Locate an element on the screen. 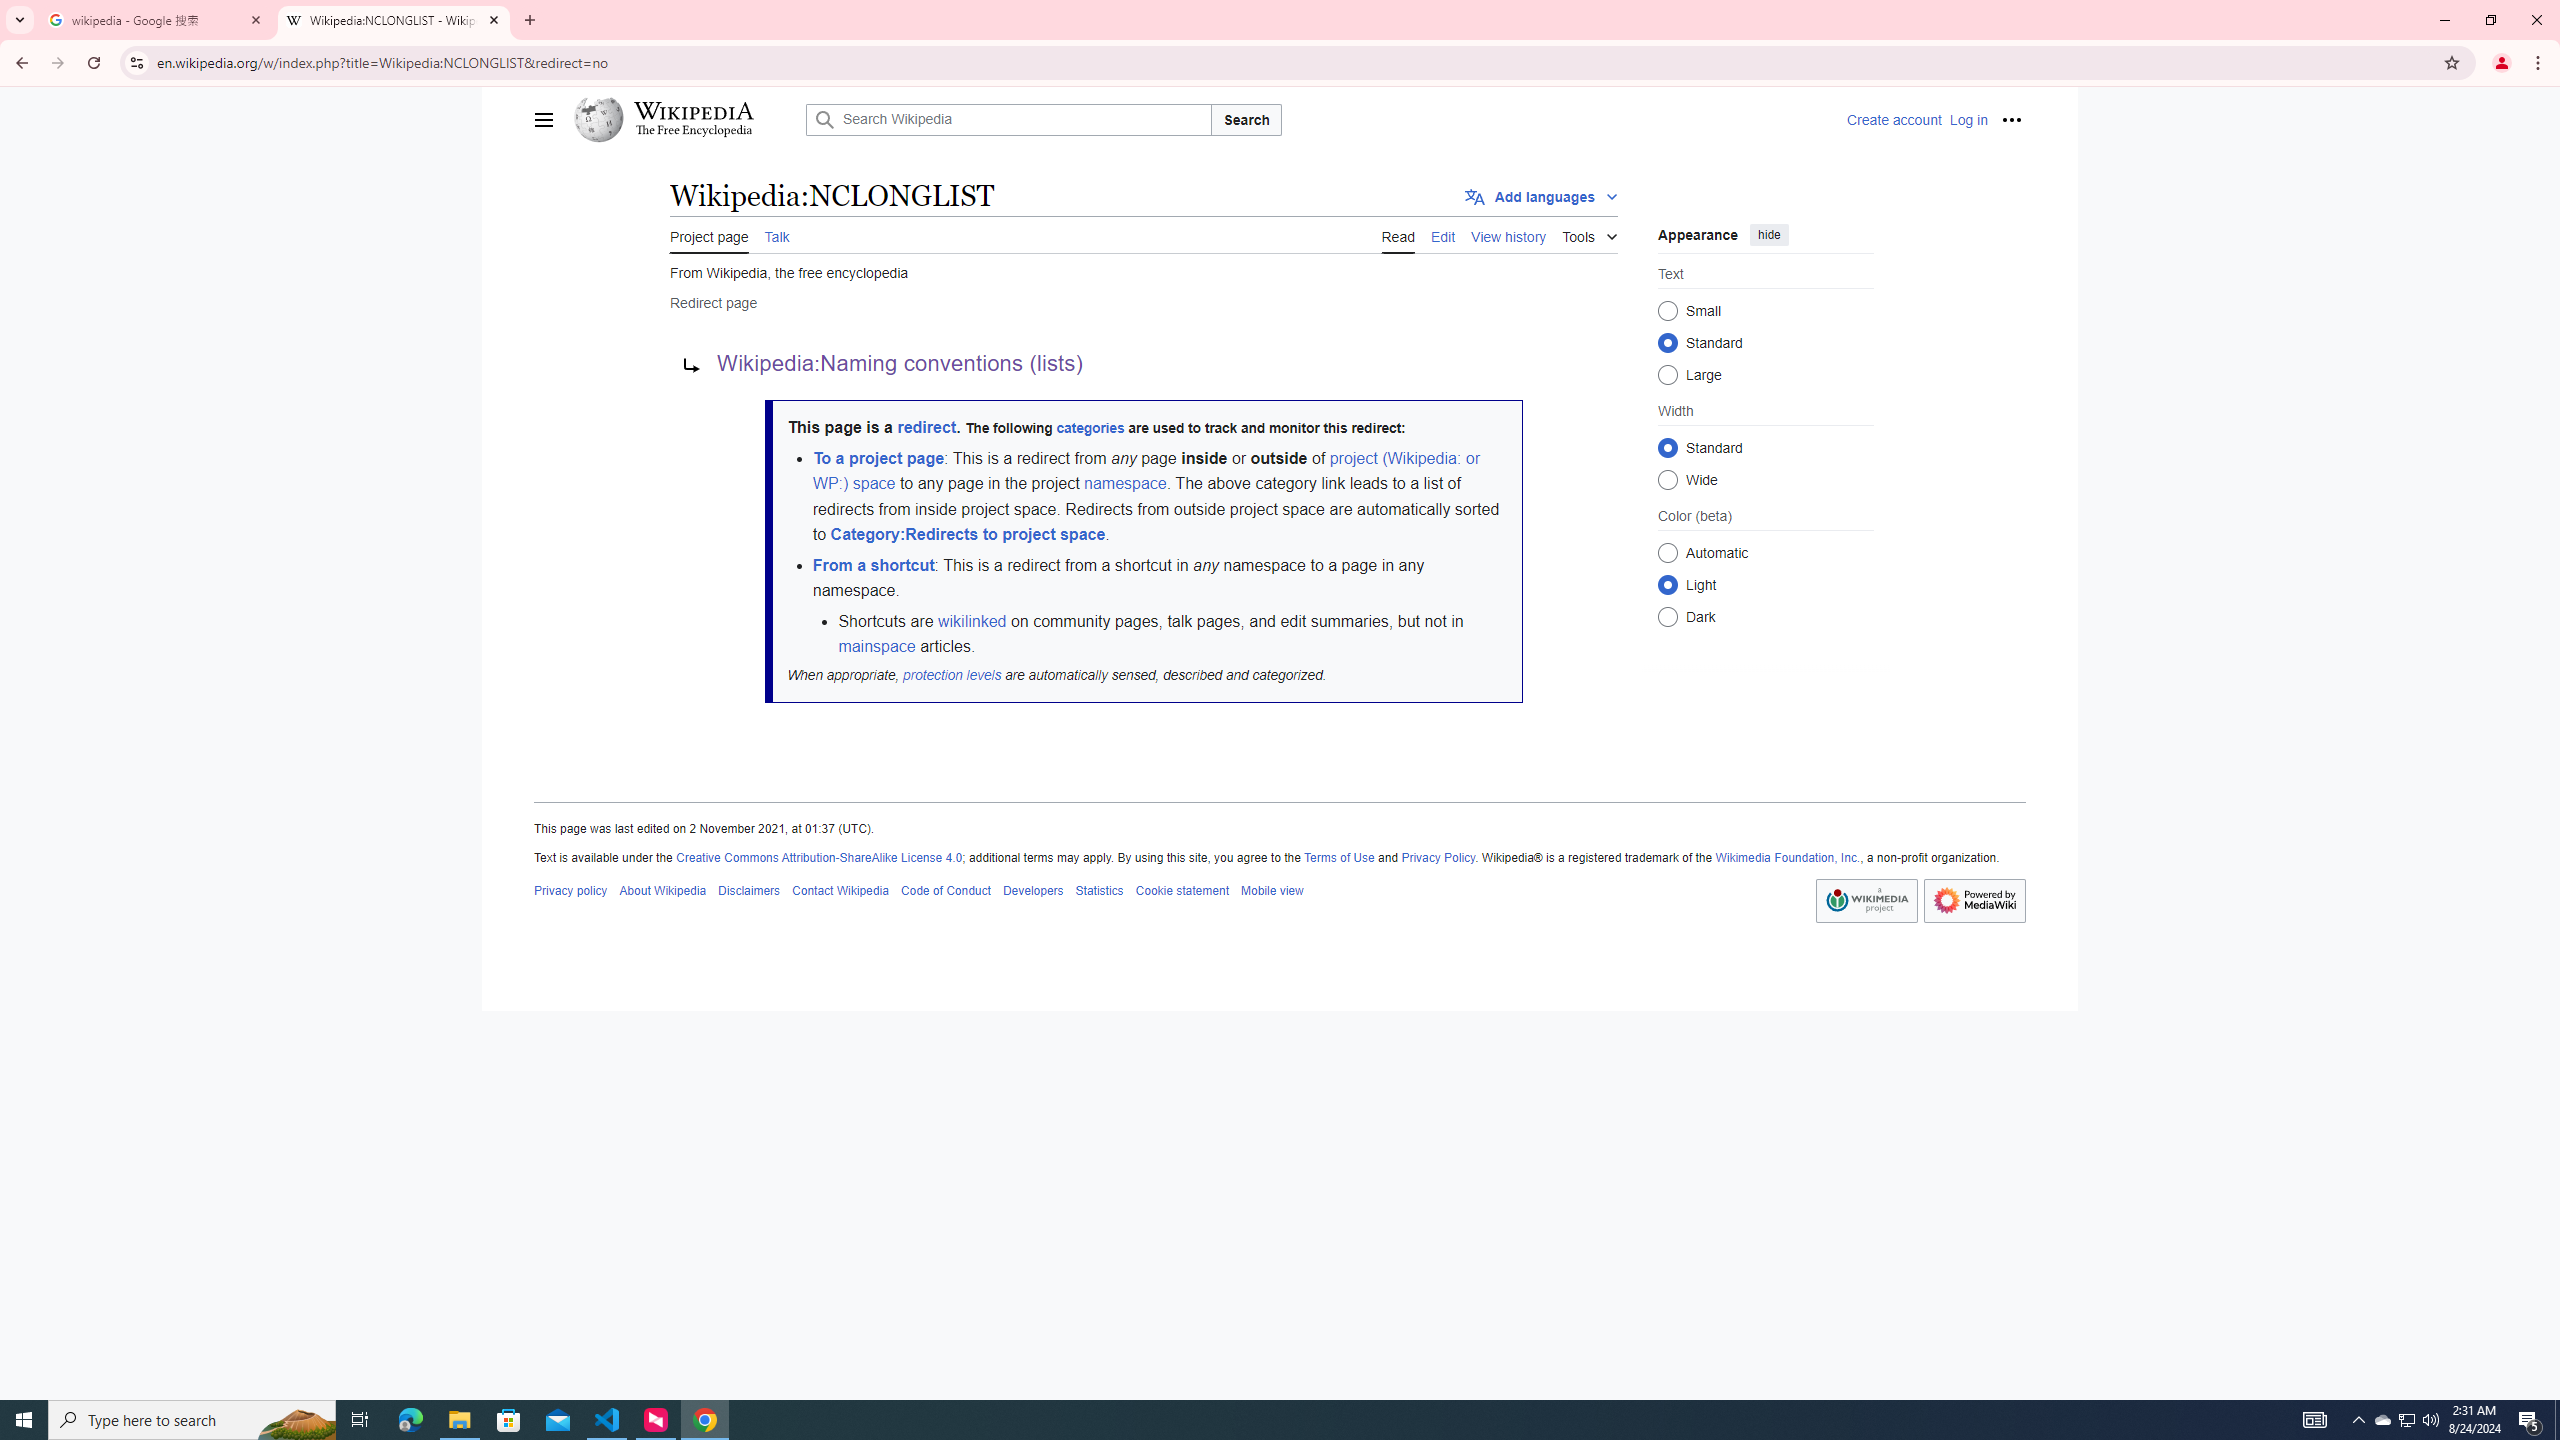 The image size is (2560, 1440). 'AutomationID: footer-places-developers' is located at coordinates (1031, 889).